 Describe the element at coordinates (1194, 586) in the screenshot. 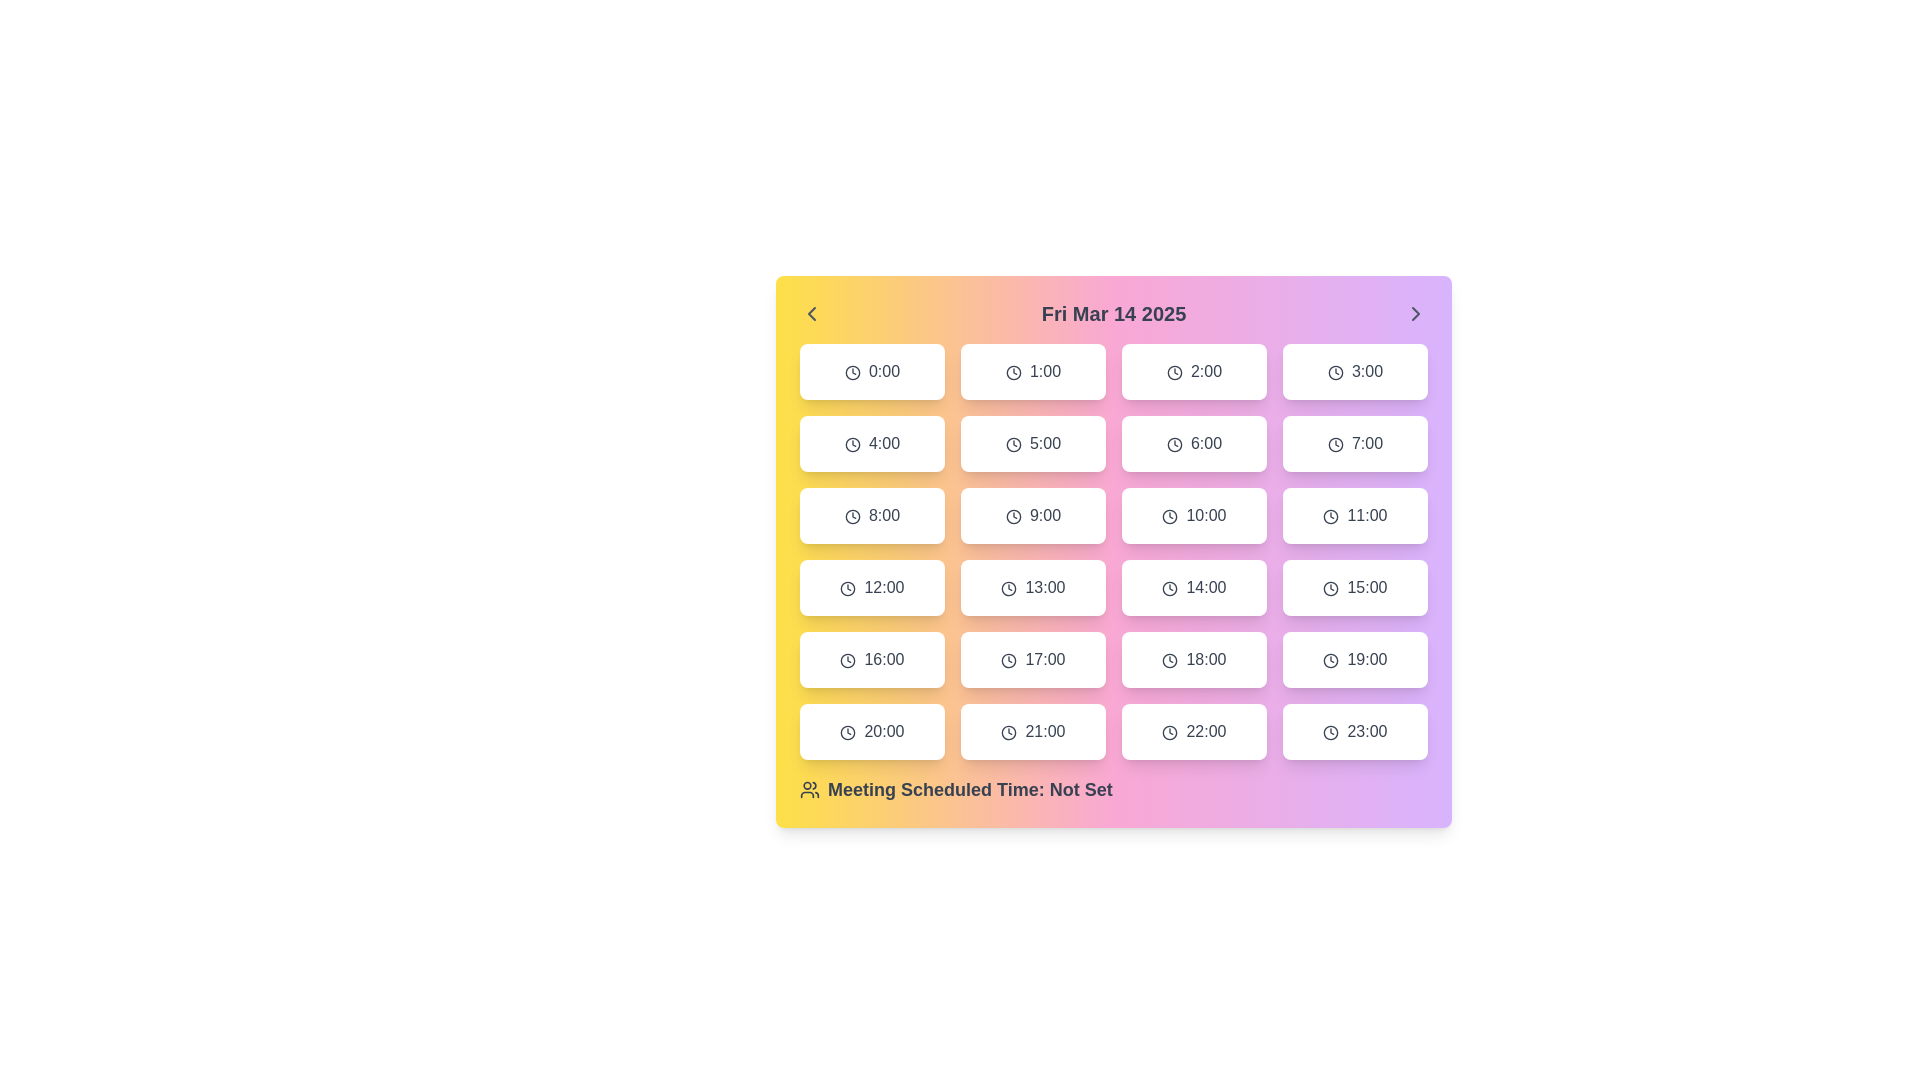

I see `the rectangular button with rounded corners, white background, clock icon on the left, and text '14:00' on the right, located in the fourth column of the fourth row` at that location.